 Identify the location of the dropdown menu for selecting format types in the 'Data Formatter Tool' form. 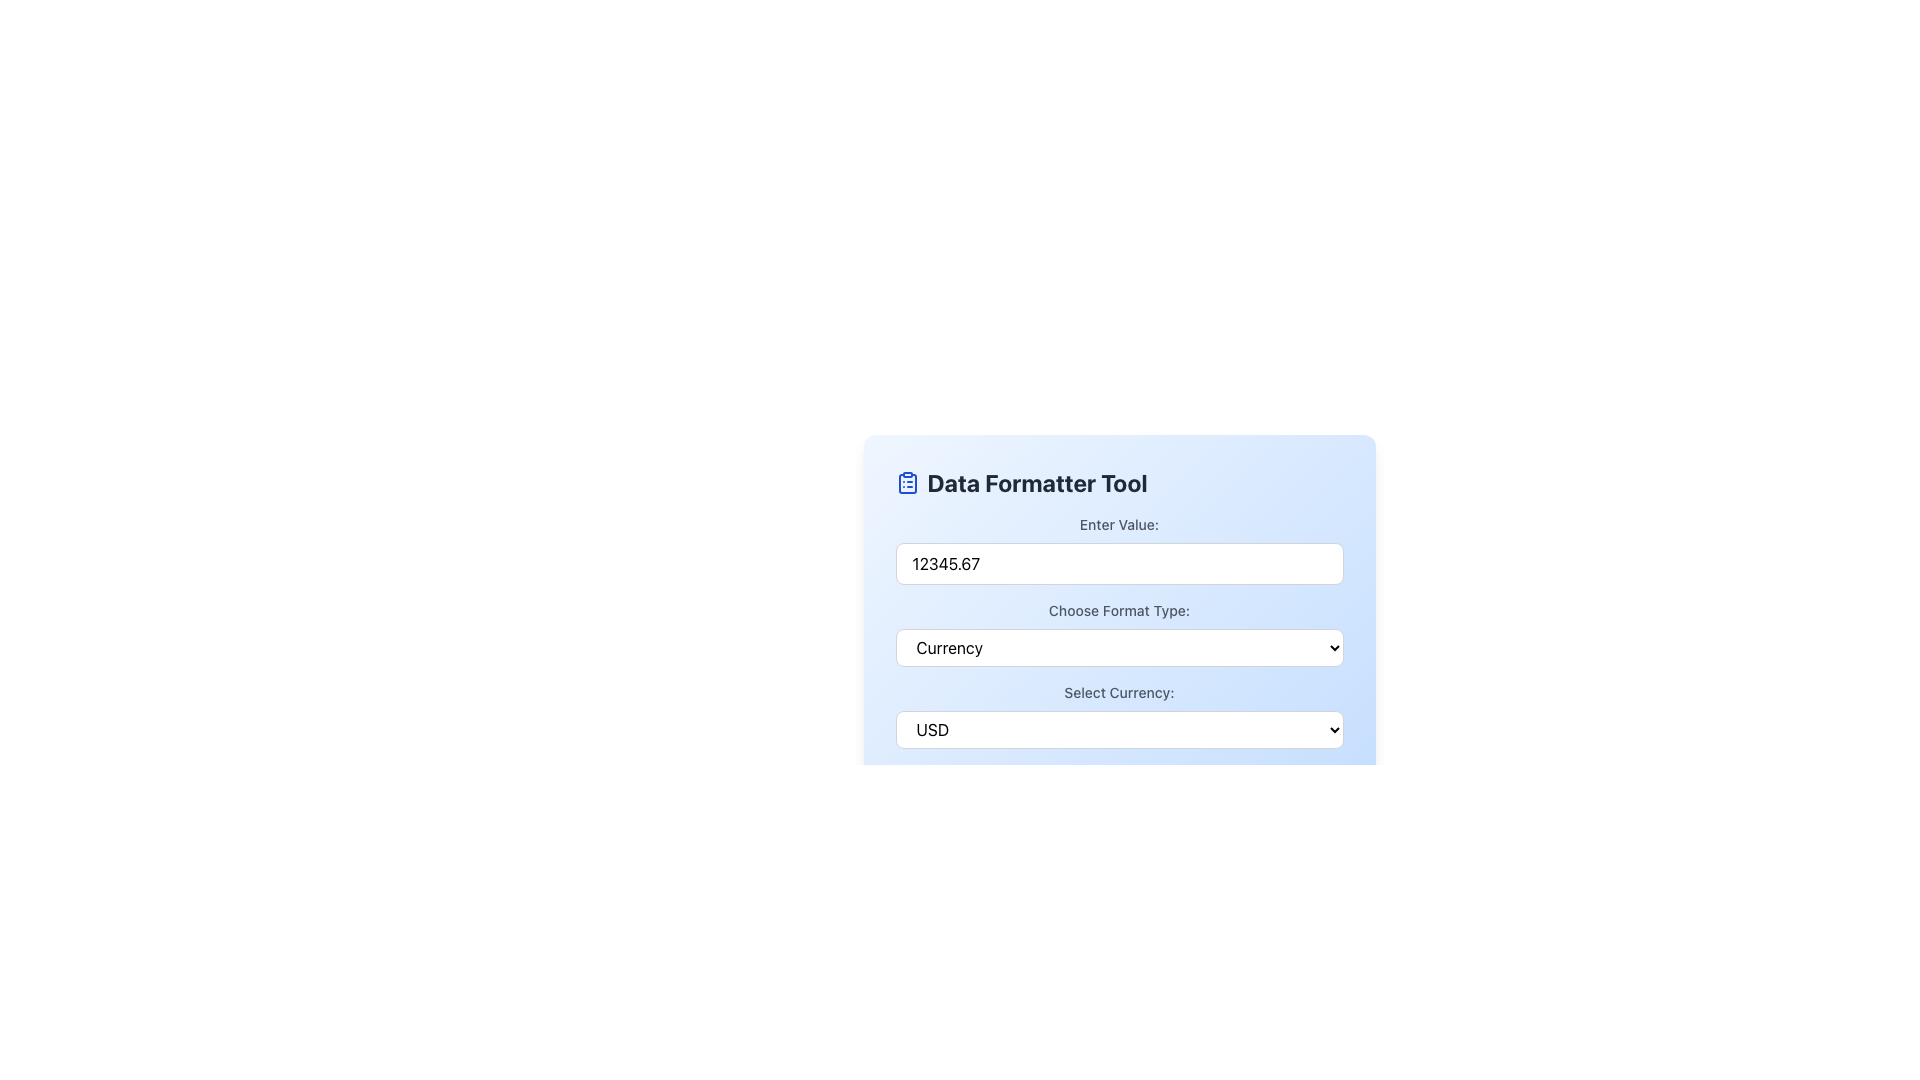
(1118, 633).